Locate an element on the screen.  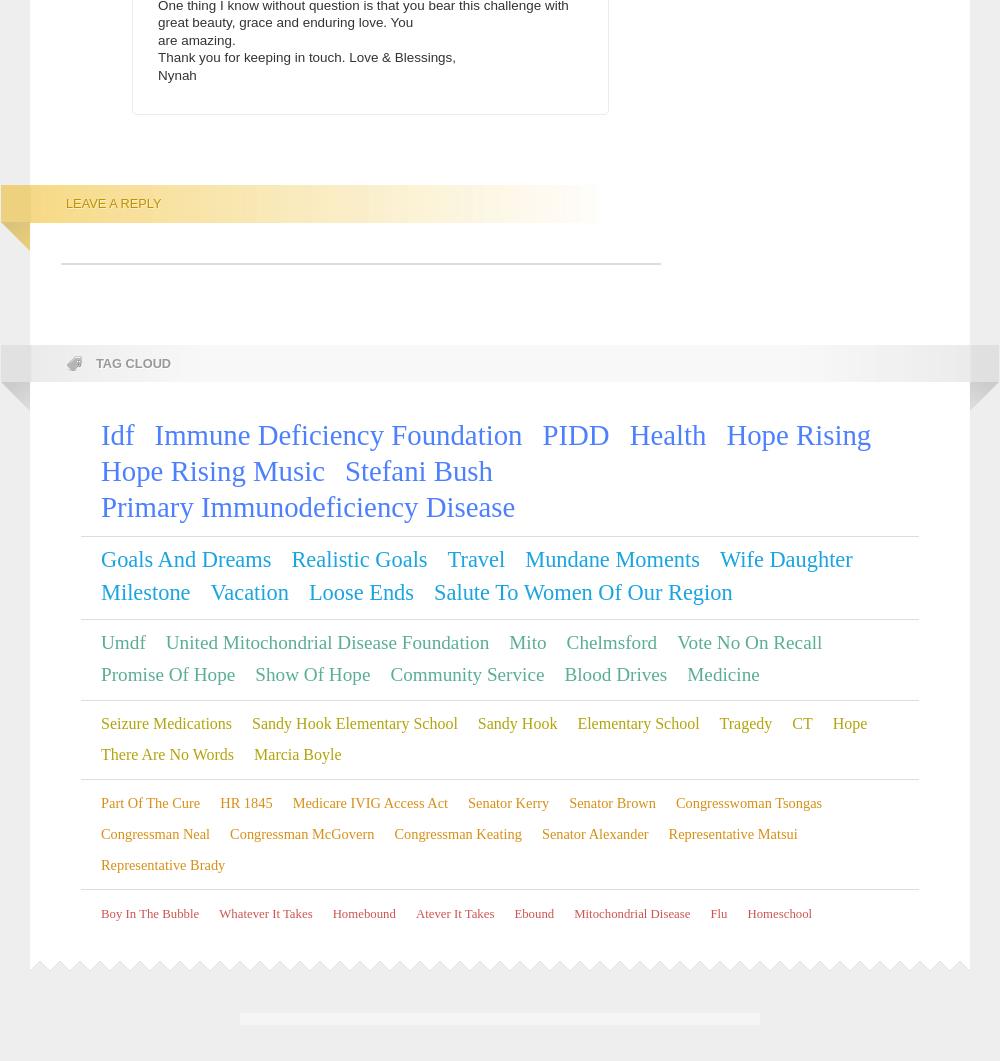
'Senator Kerry' is located at coordinates (467, 802).